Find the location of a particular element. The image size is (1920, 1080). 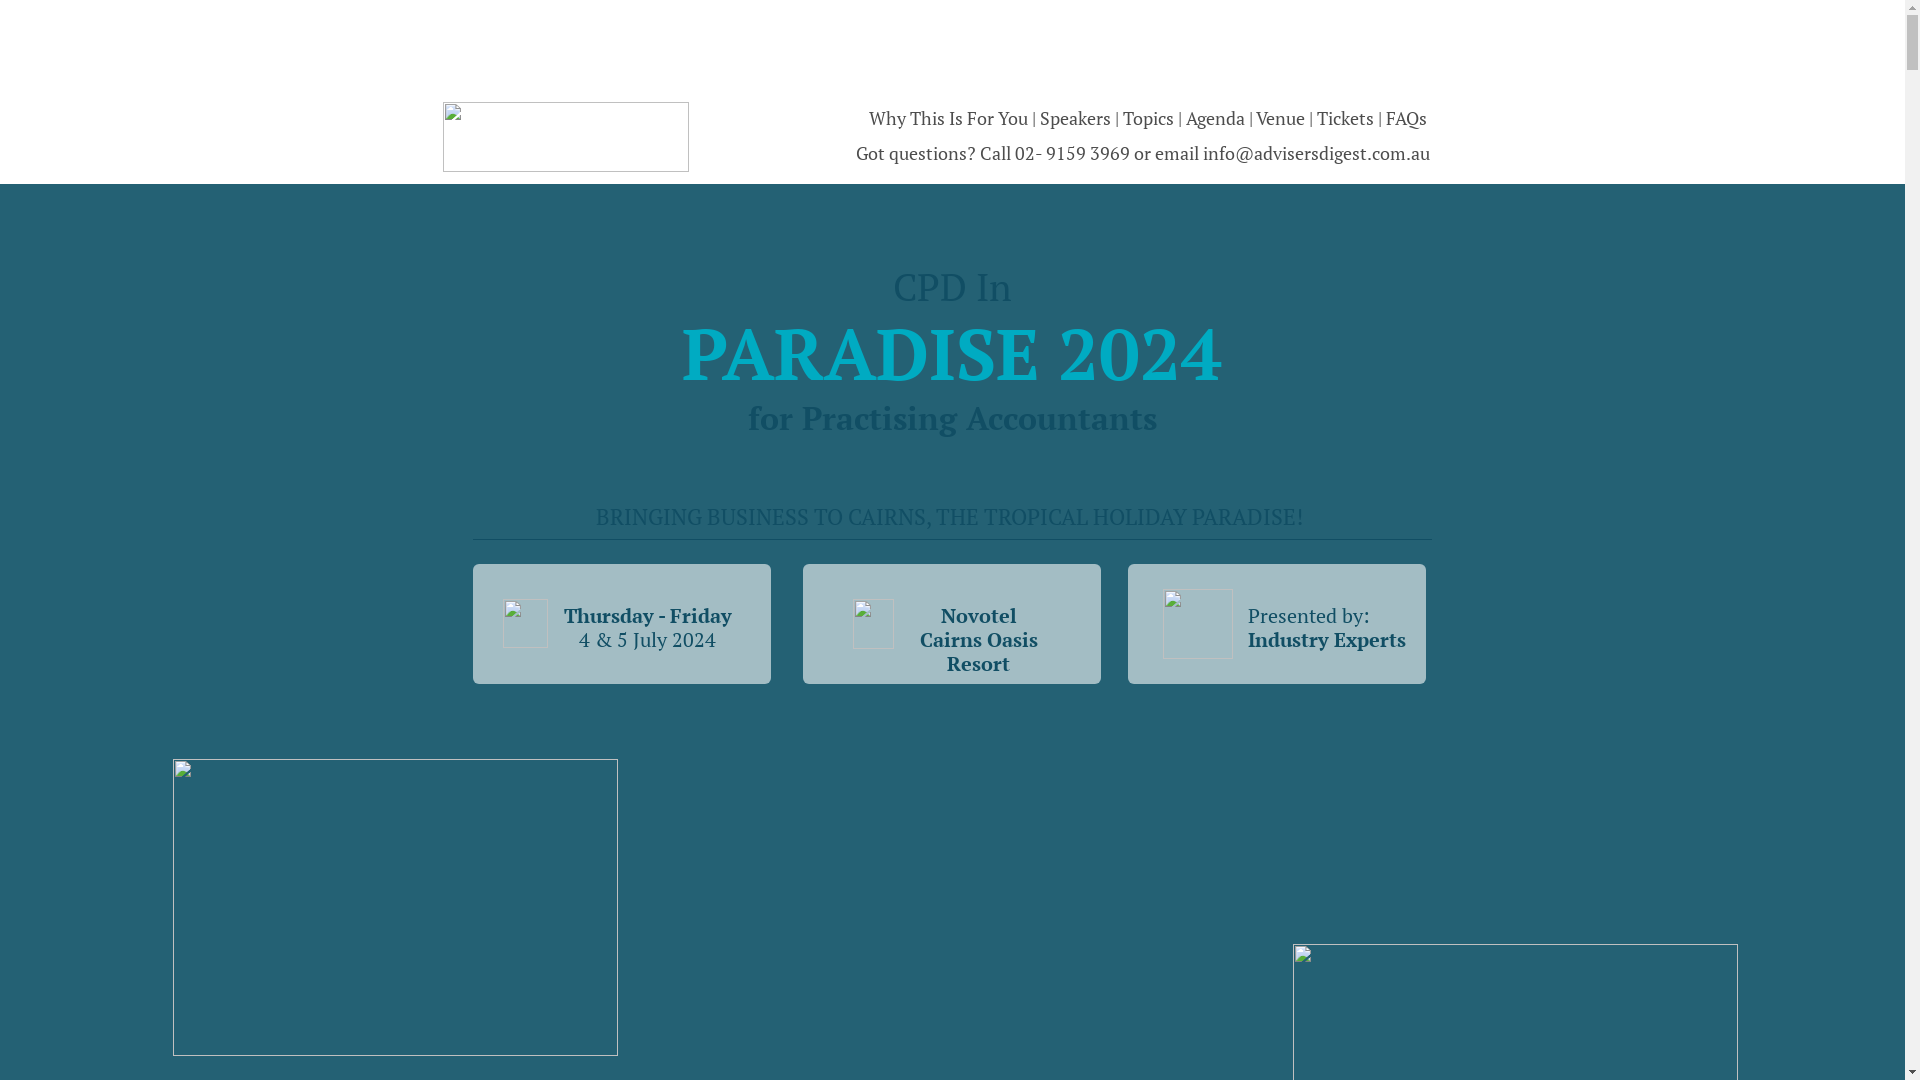

'FAQs' is located at coordinates (1405, 118).